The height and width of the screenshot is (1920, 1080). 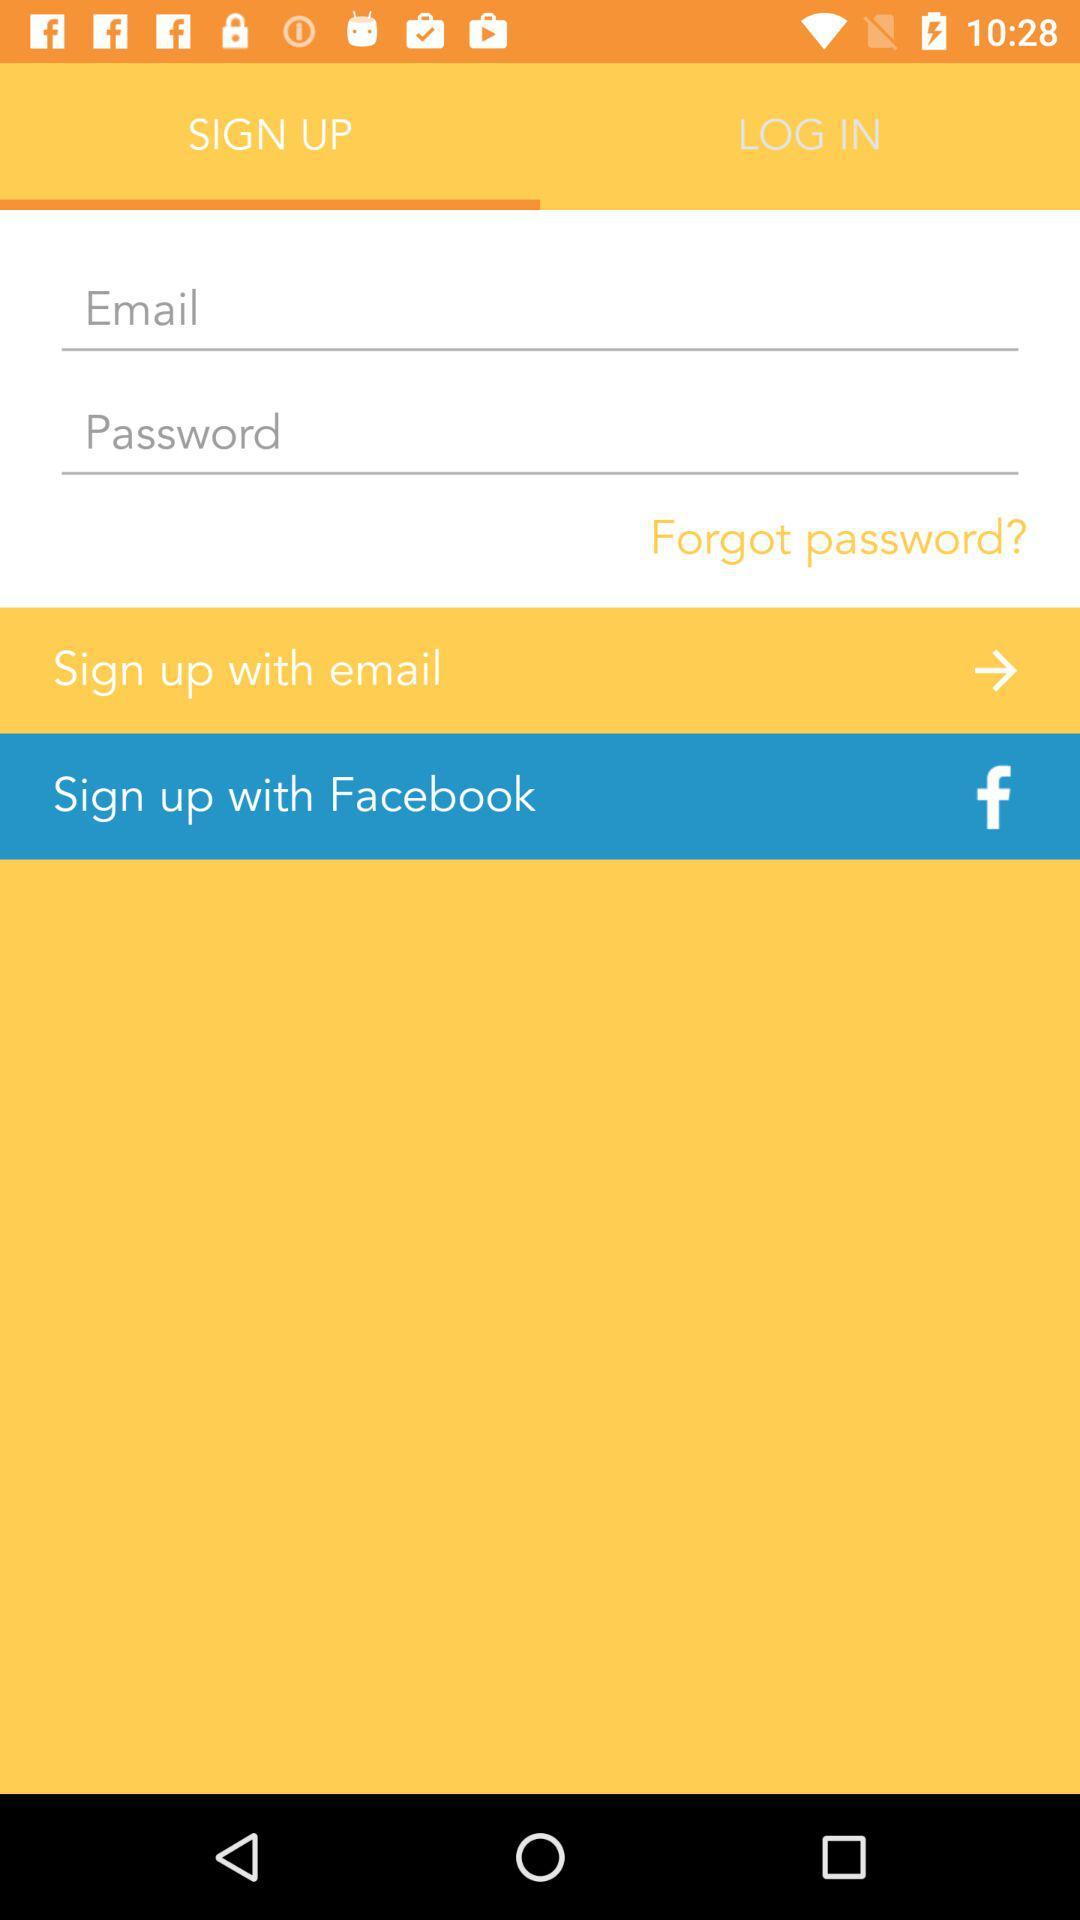 I want to click on password button, so click(x=540, y=434).